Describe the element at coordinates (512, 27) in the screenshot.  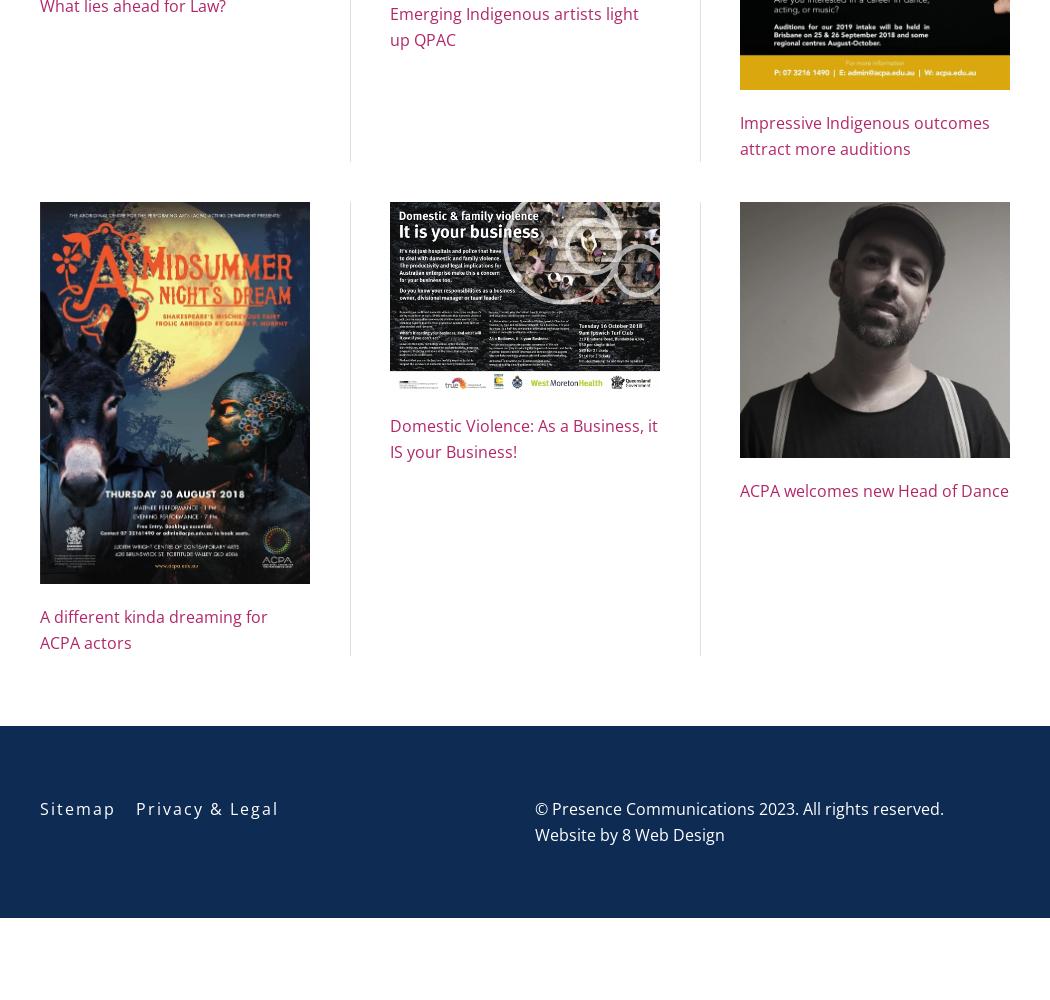
I see `'Emerging Indigenous artists light up QPAC'` at that location.